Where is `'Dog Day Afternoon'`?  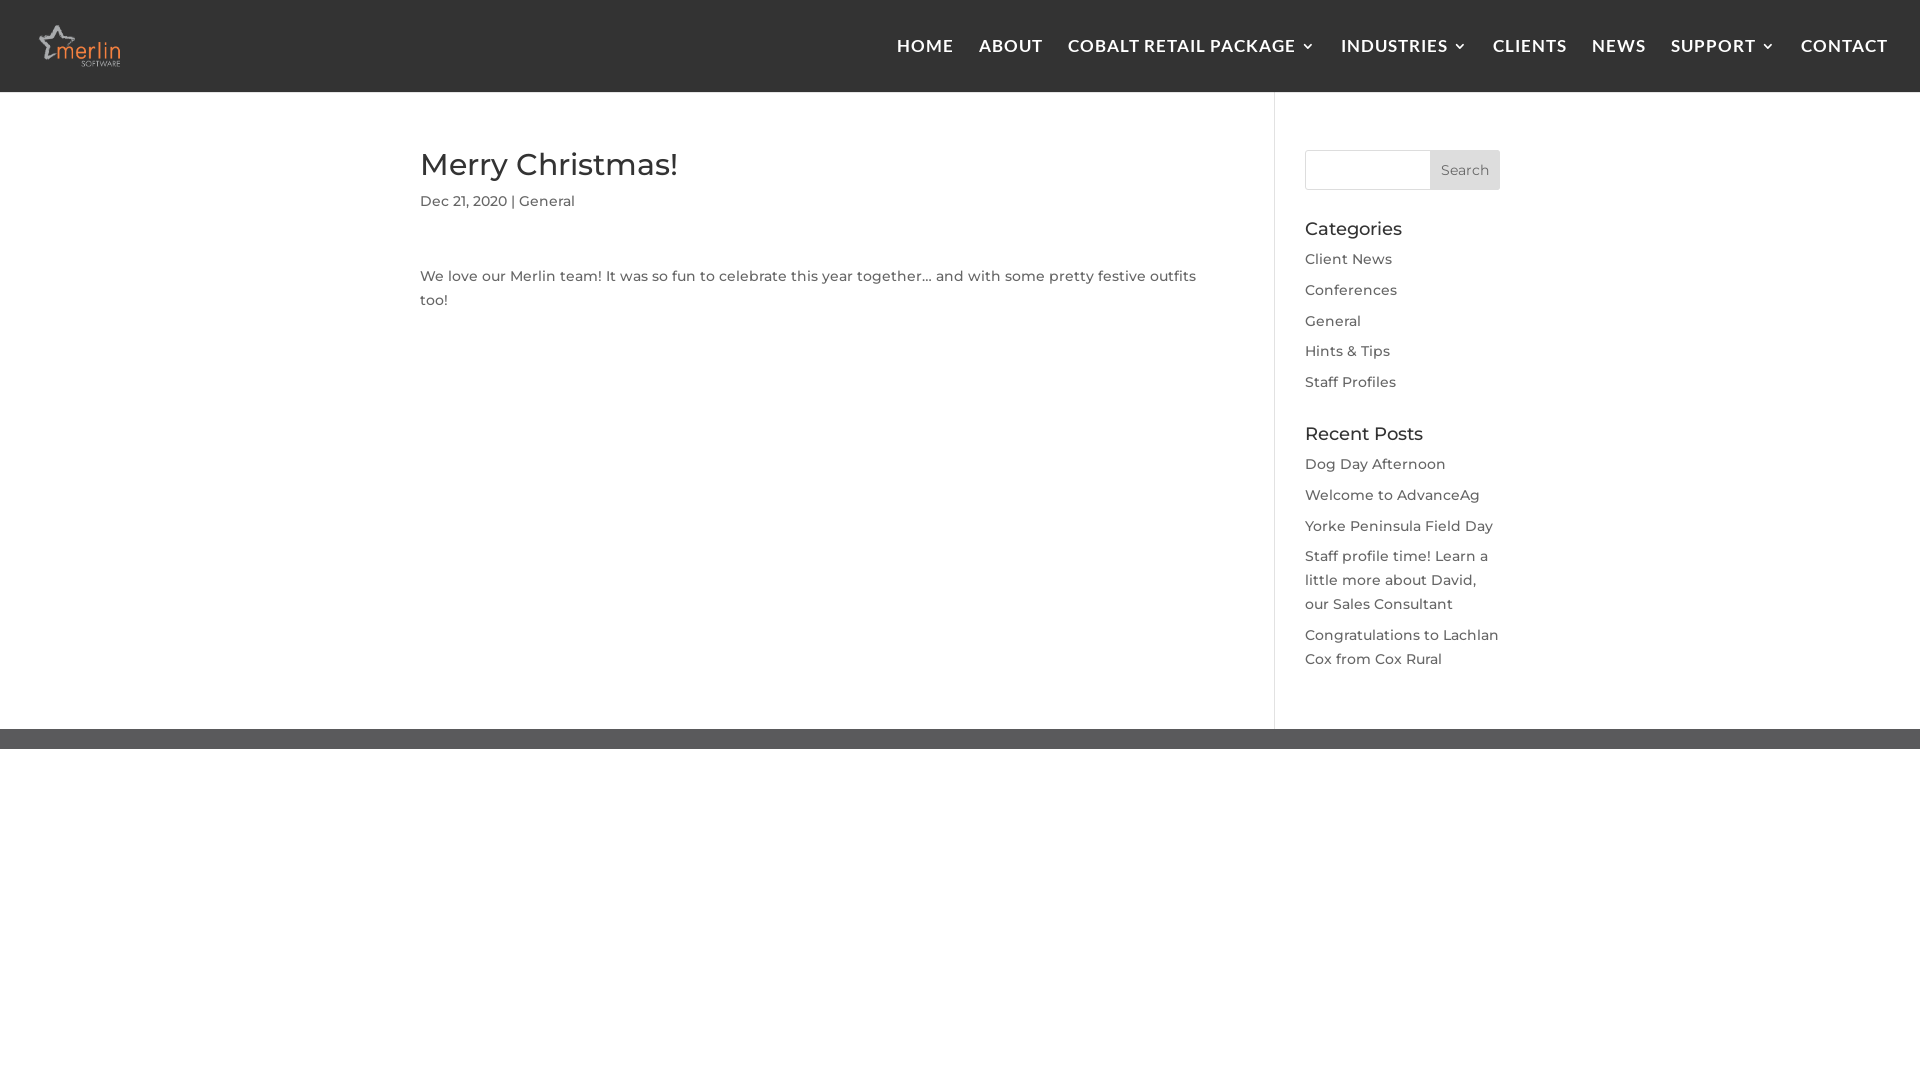 'Dog Day Afternoon' is located at coordinates (1305, 463).